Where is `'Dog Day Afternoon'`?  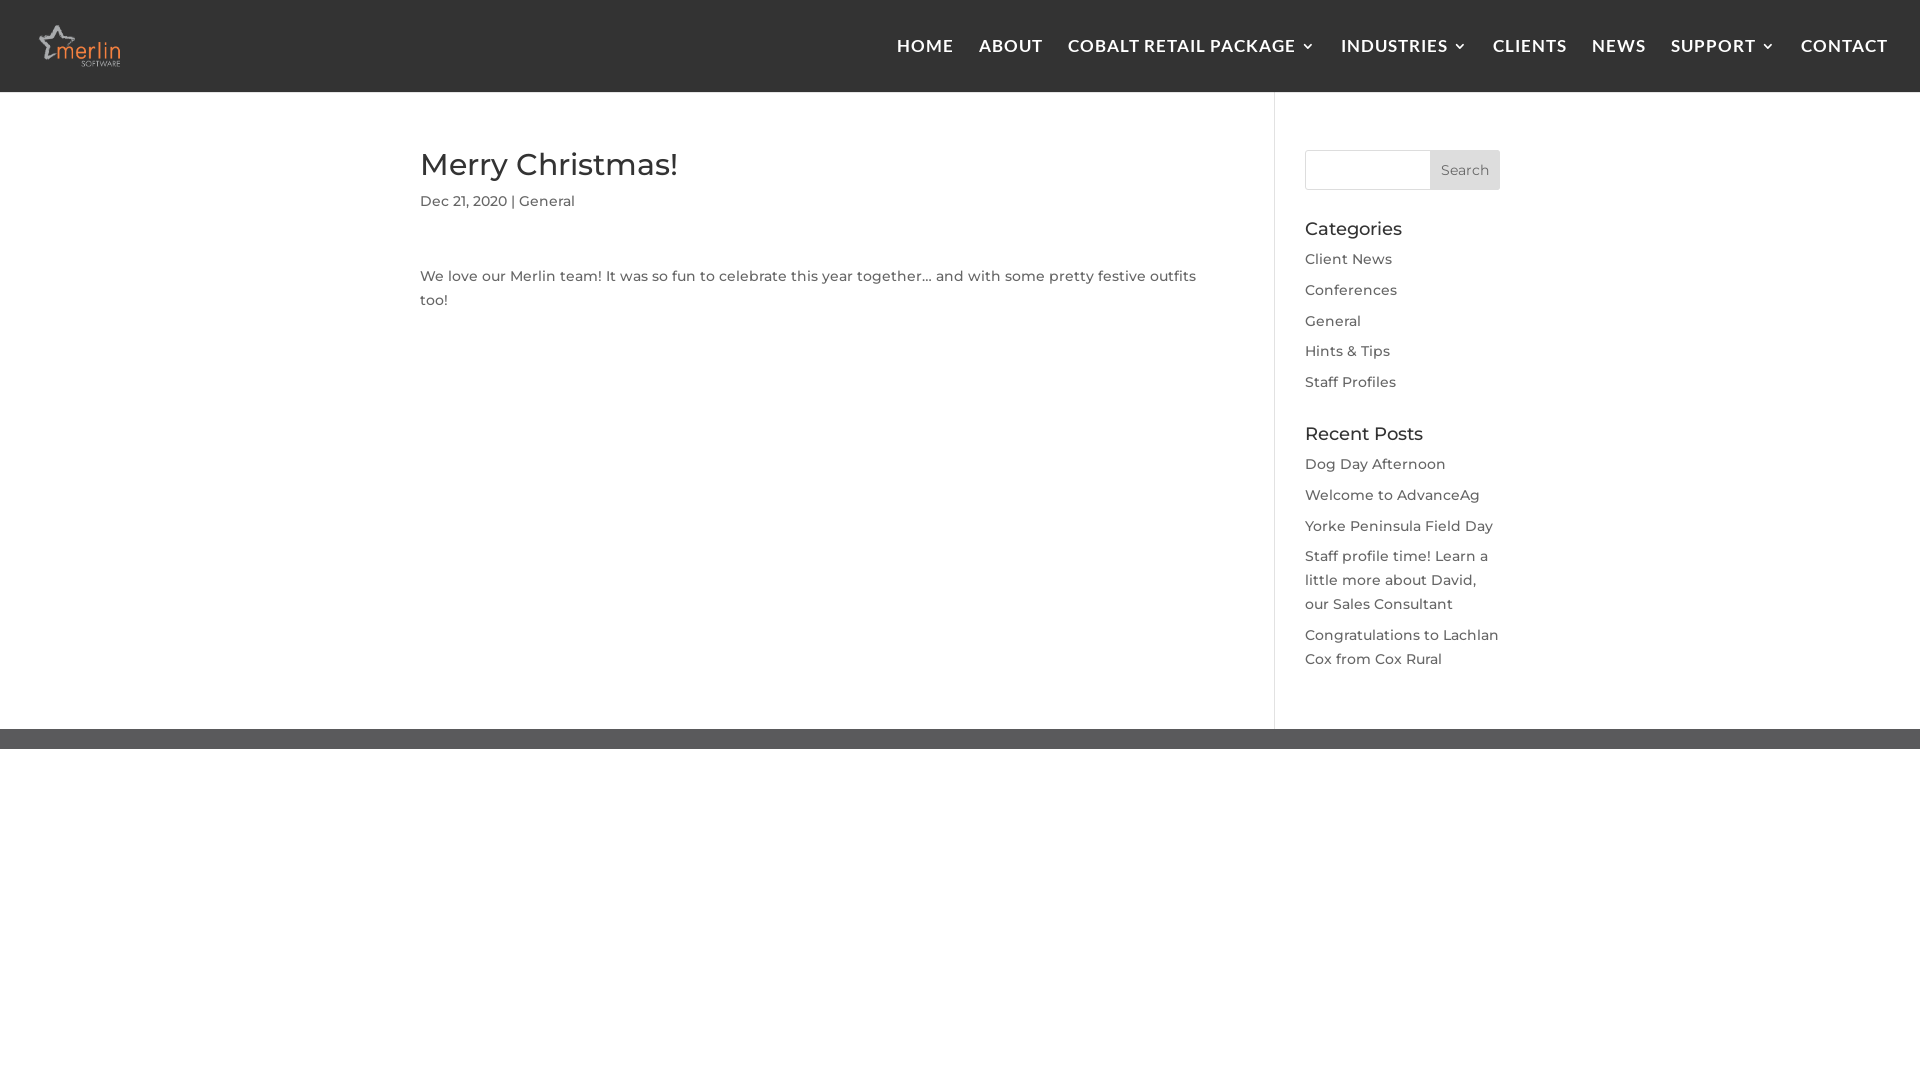 'Dog Day Afternoon' is located at coordinates (1305, 463).